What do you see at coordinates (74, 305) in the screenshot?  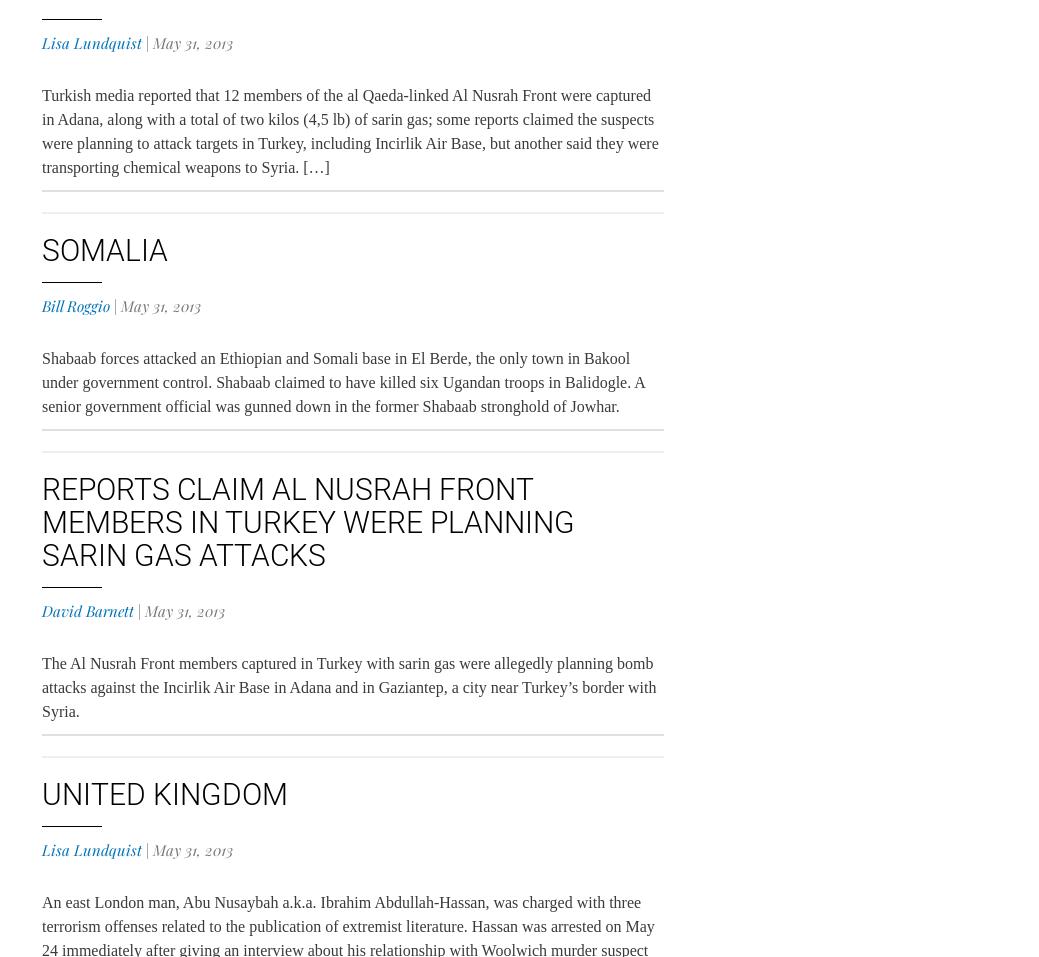 I see `'Bill Roggio'` at bounding box center [74, 305].